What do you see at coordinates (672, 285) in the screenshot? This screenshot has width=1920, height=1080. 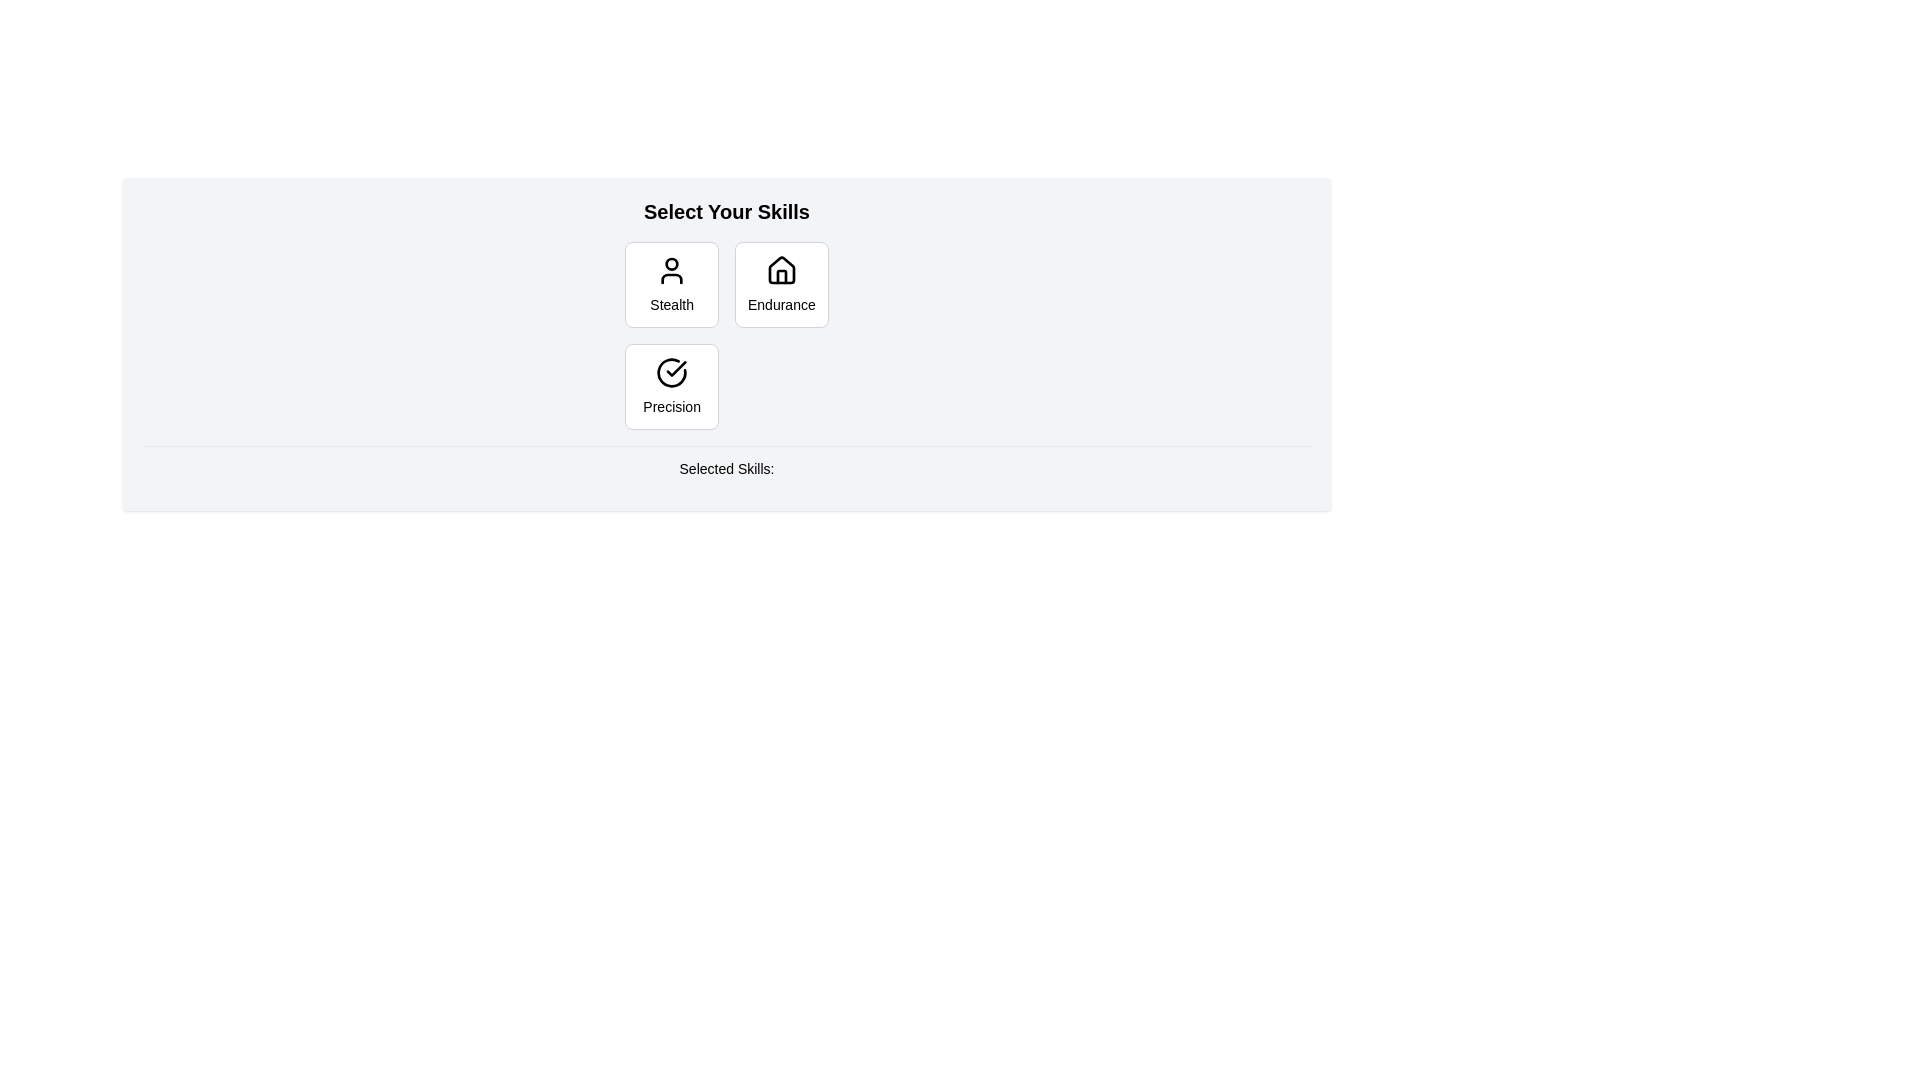 I see `the 'Stealth' selection tile` at bounding box center [672, 285].